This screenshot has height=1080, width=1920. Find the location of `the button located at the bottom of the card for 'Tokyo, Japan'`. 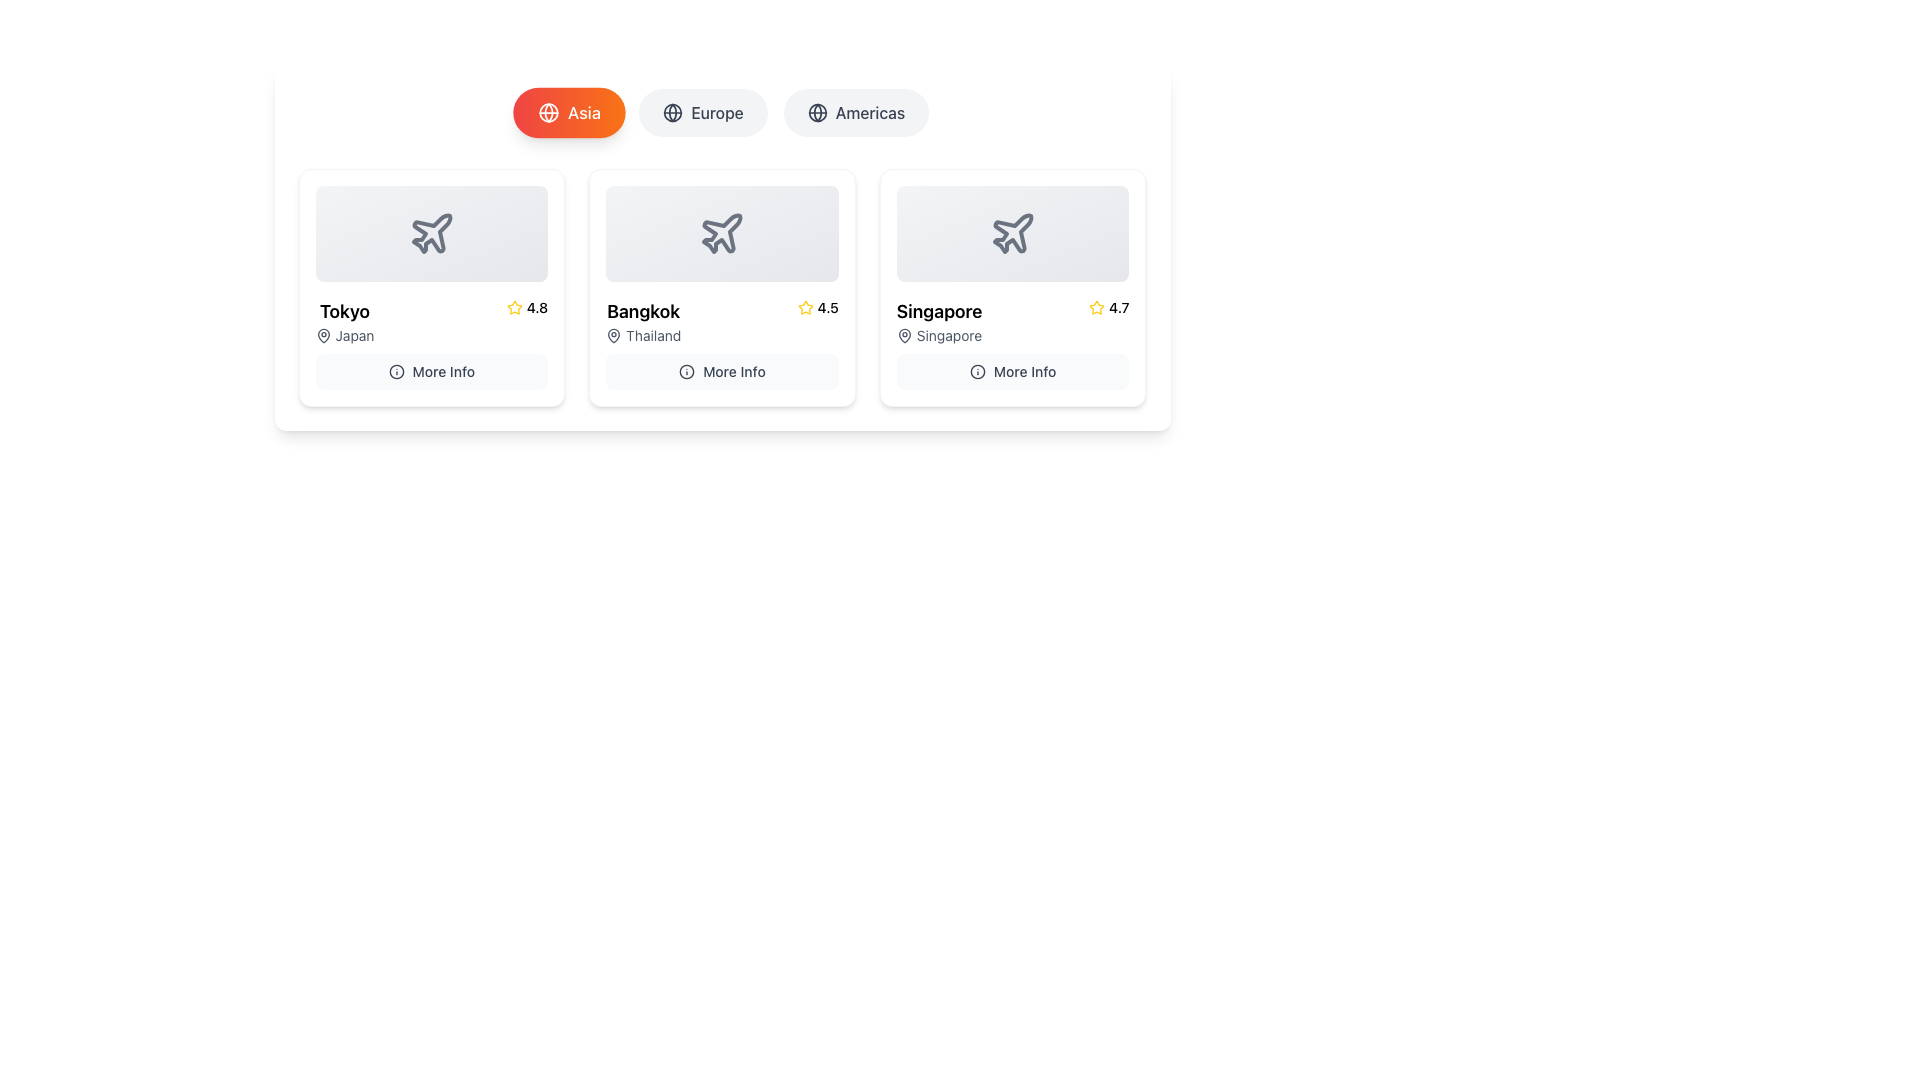

the button located at the bottom of the card for 'Tokyo, Japan' is located at coordinates (430, 371).